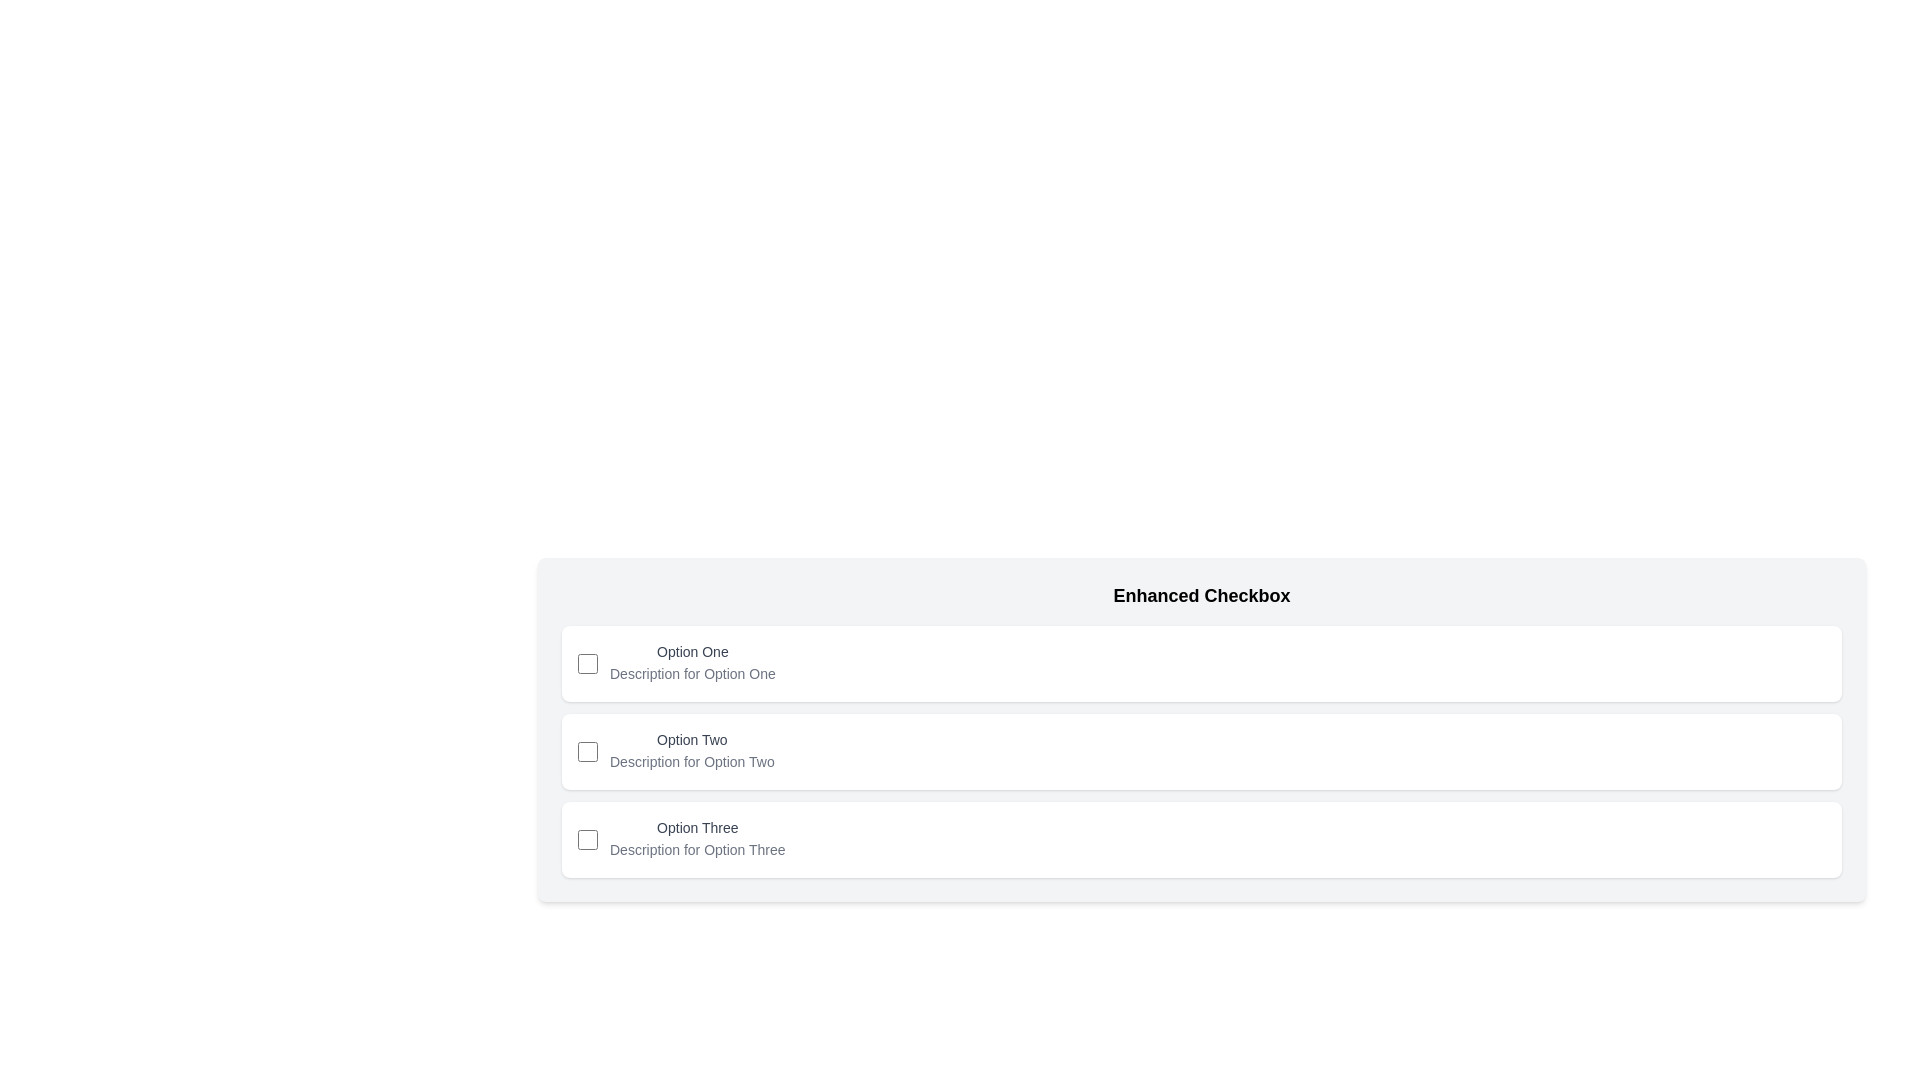  I want to click on the text label displaying 'Description for Option Two', which is located directly beneath 'Option Two' in a vertical alignment with other options, so click(692, 762).